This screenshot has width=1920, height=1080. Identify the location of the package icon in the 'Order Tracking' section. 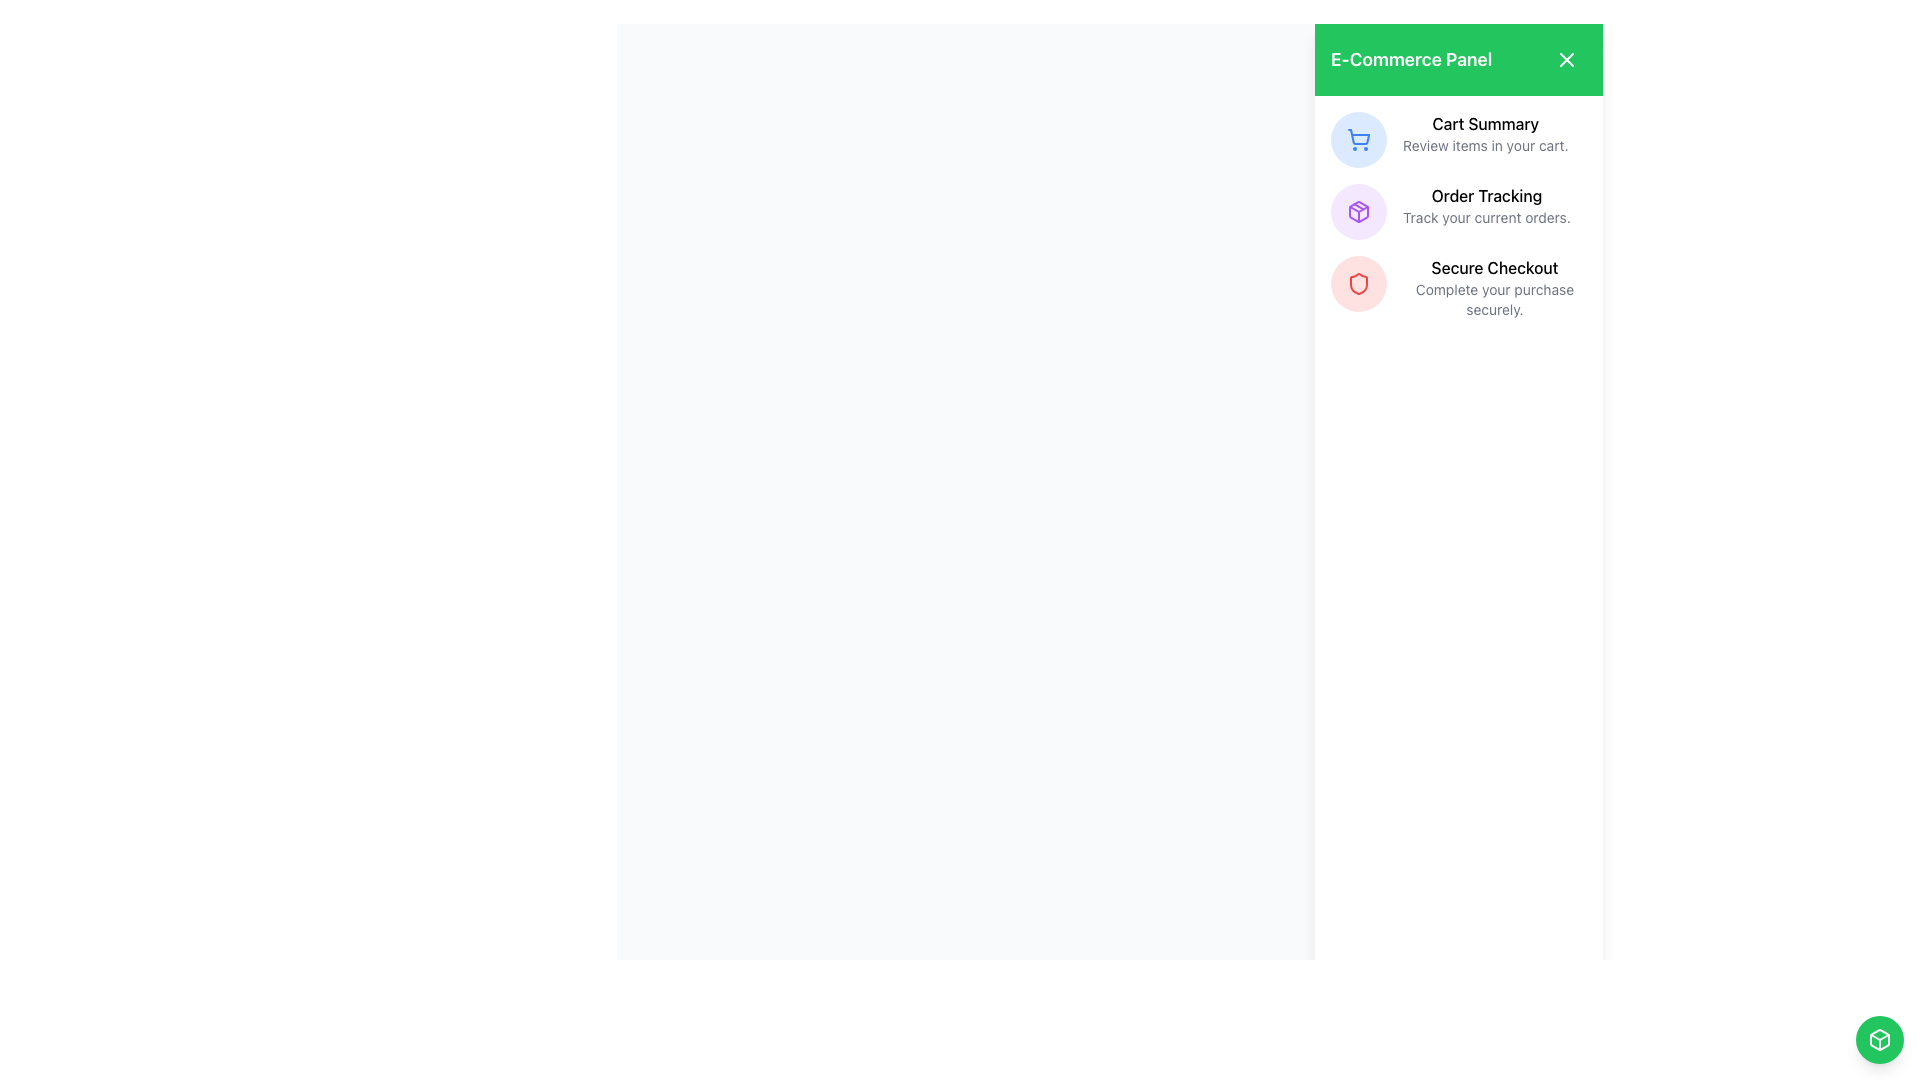
(1358, 212).